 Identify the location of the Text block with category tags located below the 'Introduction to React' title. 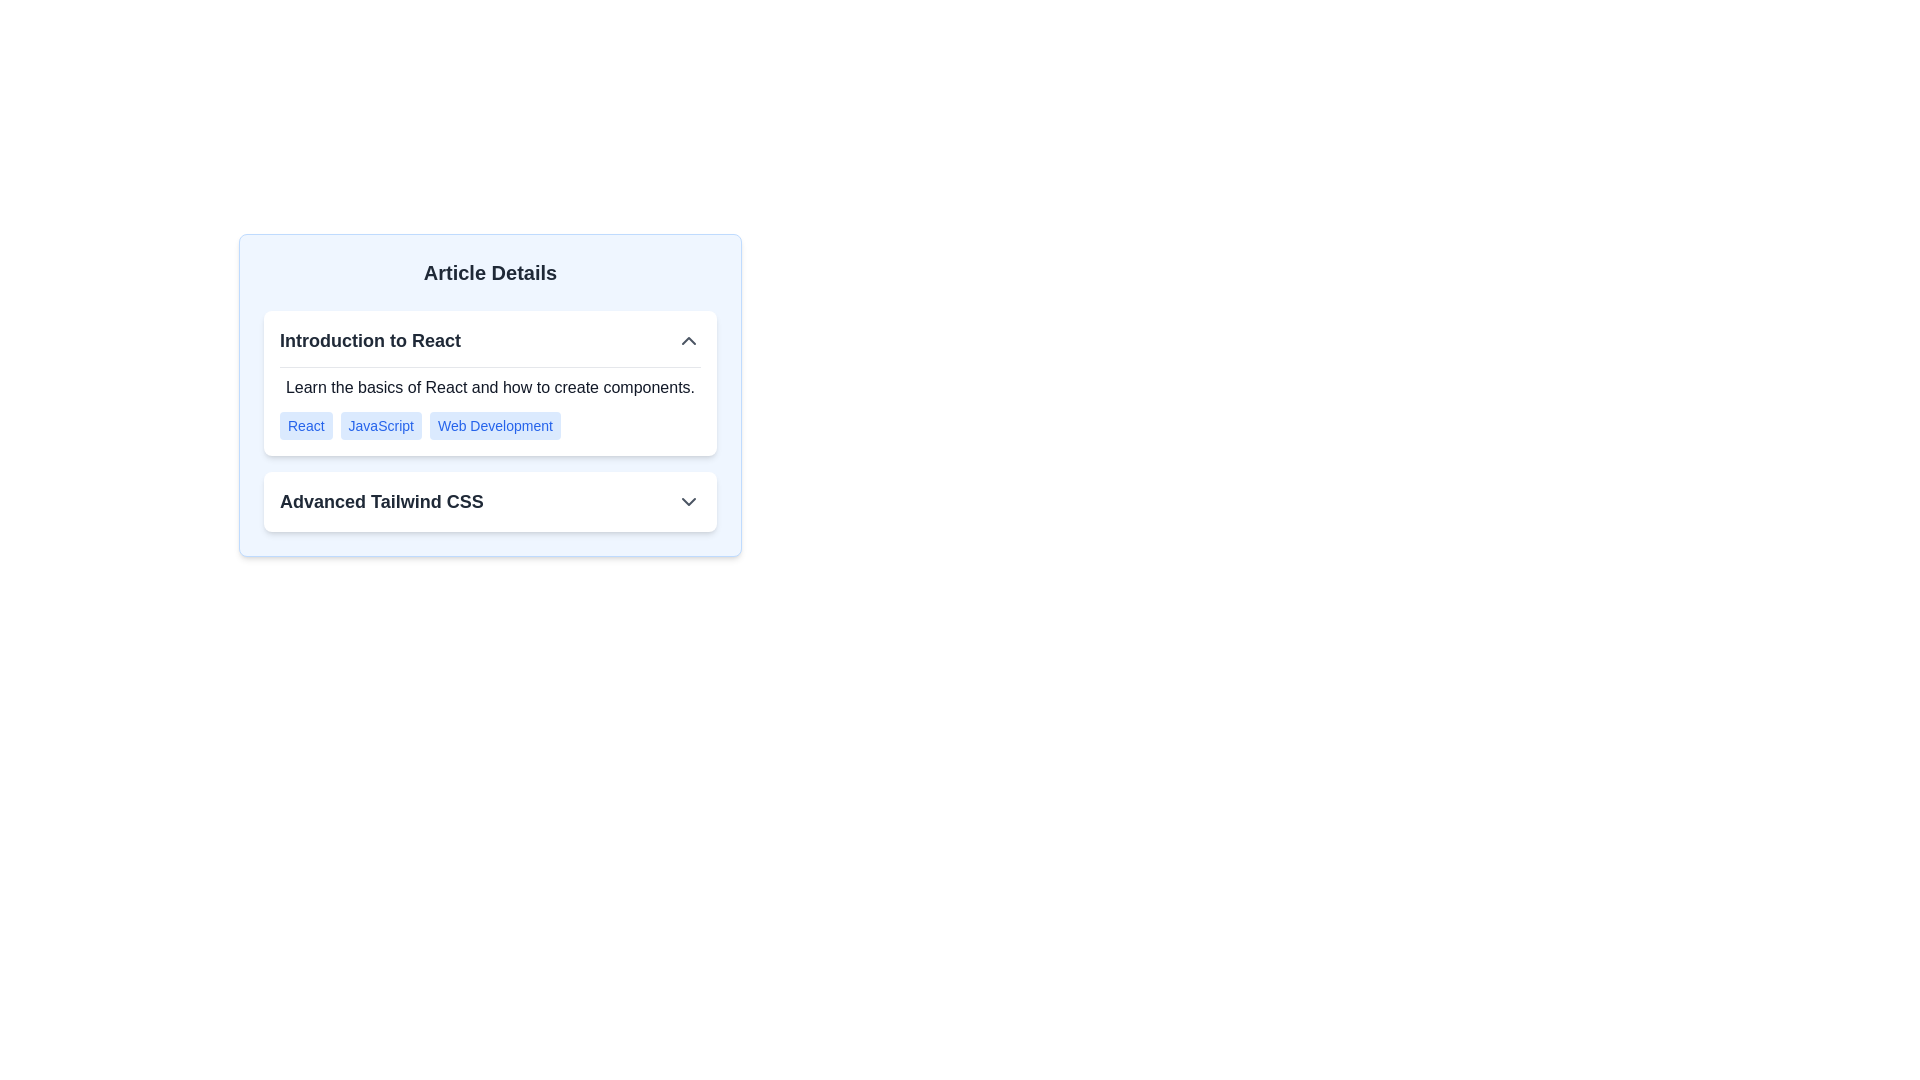
(490, 403).